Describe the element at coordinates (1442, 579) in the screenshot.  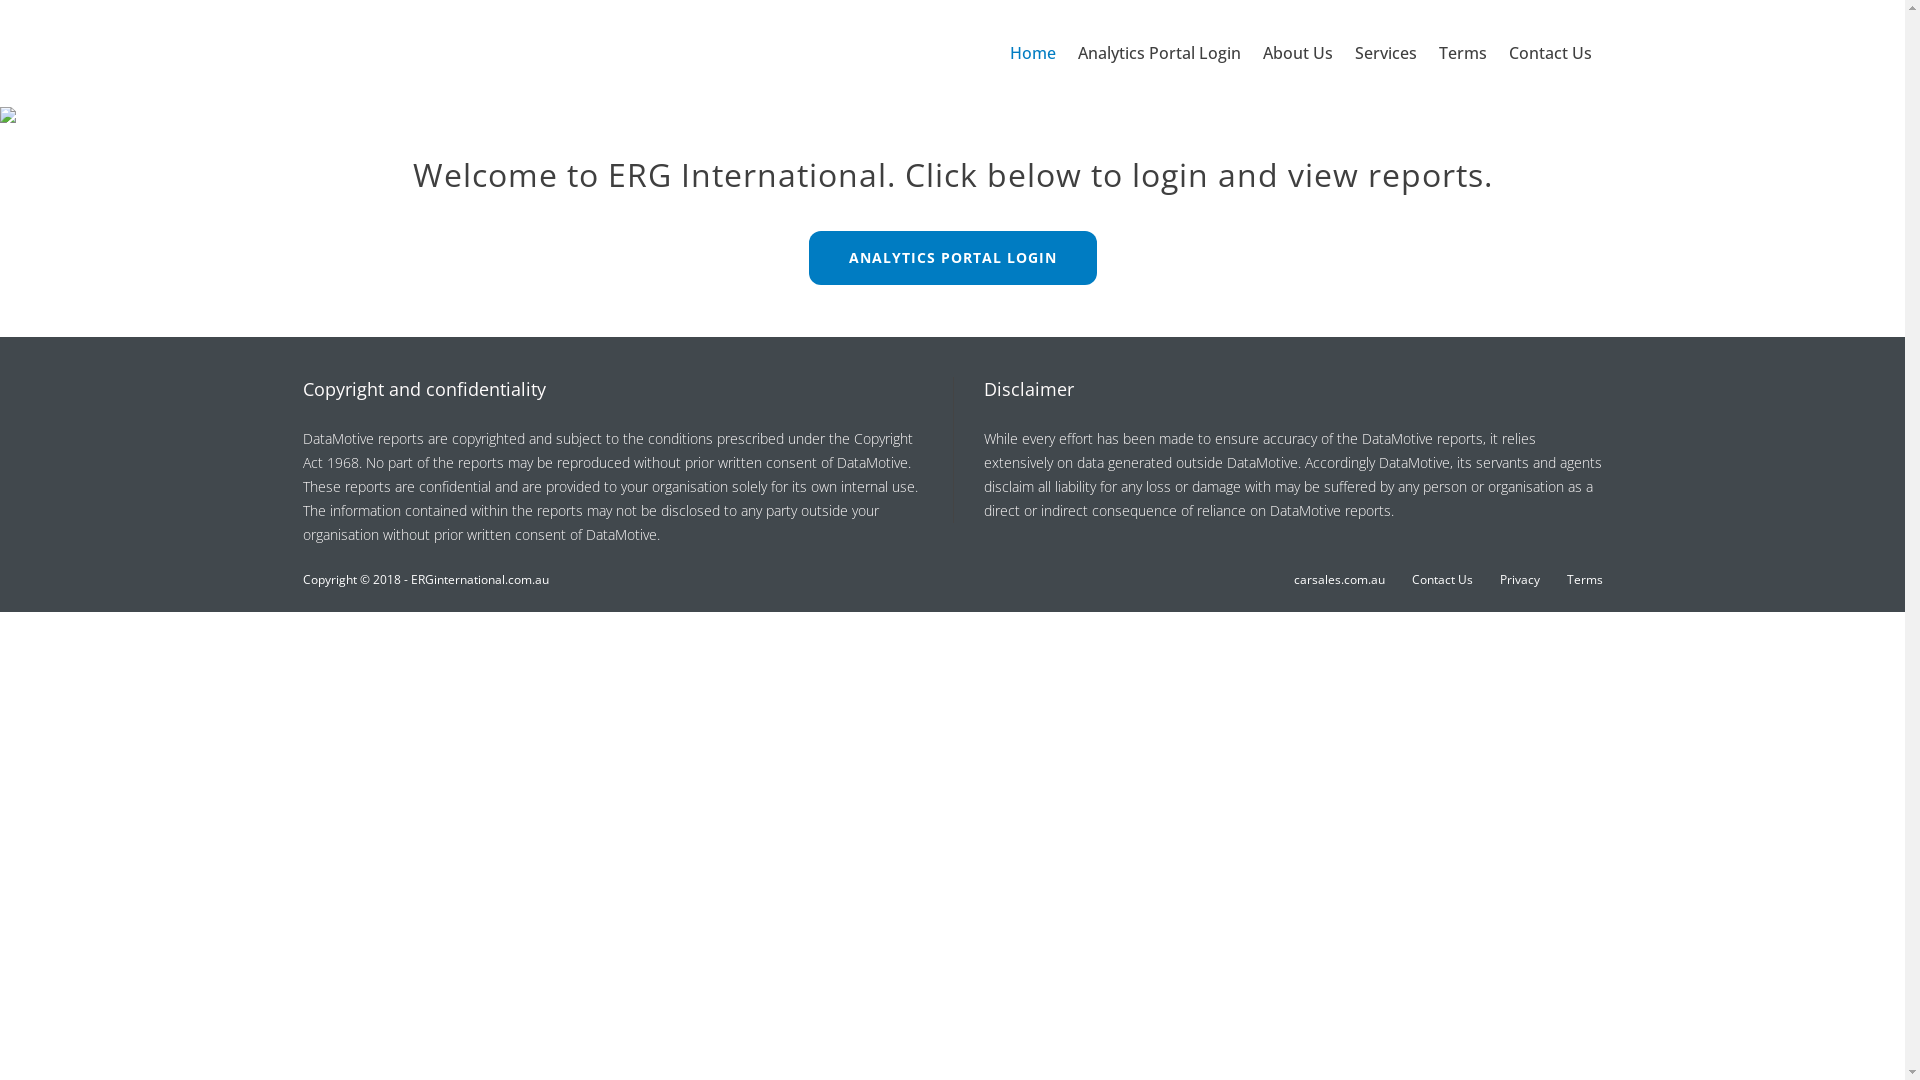
I see `'Contact Us'` at that location.